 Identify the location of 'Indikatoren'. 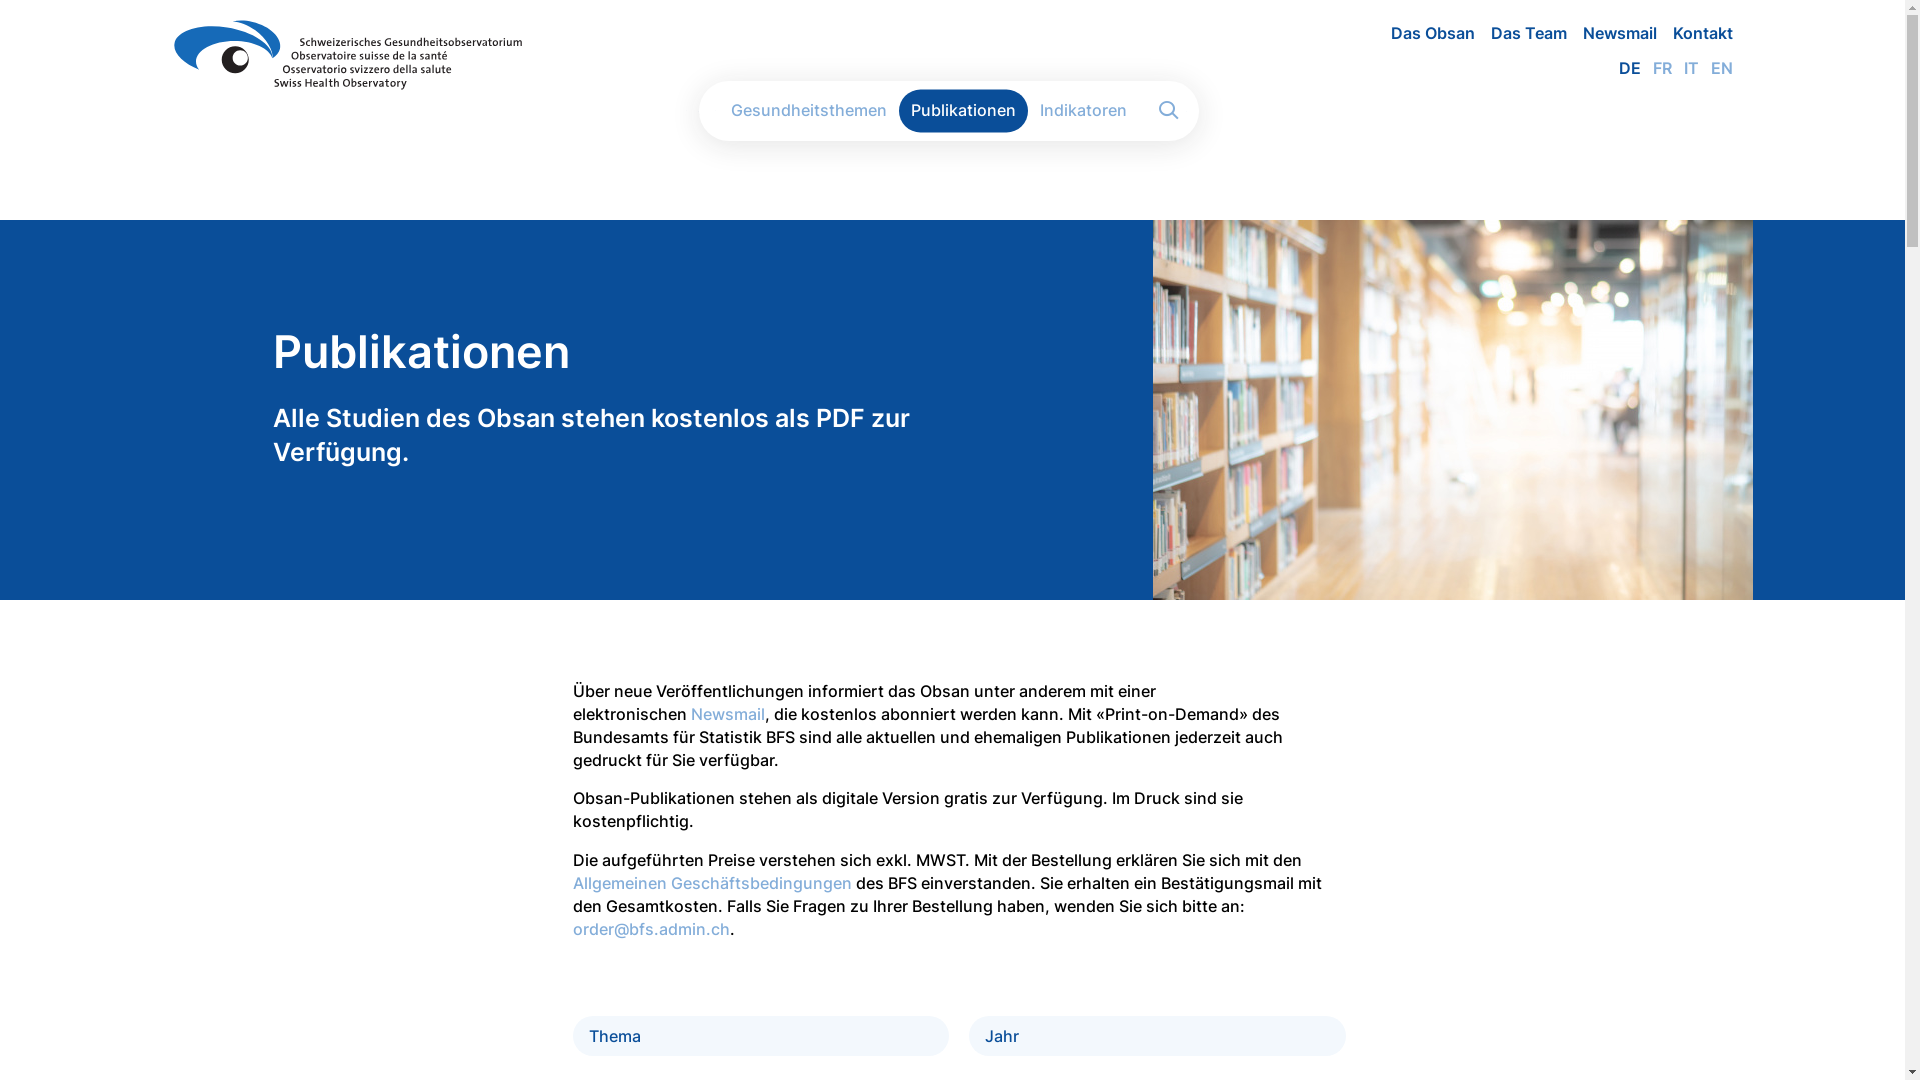
(1082, 110).